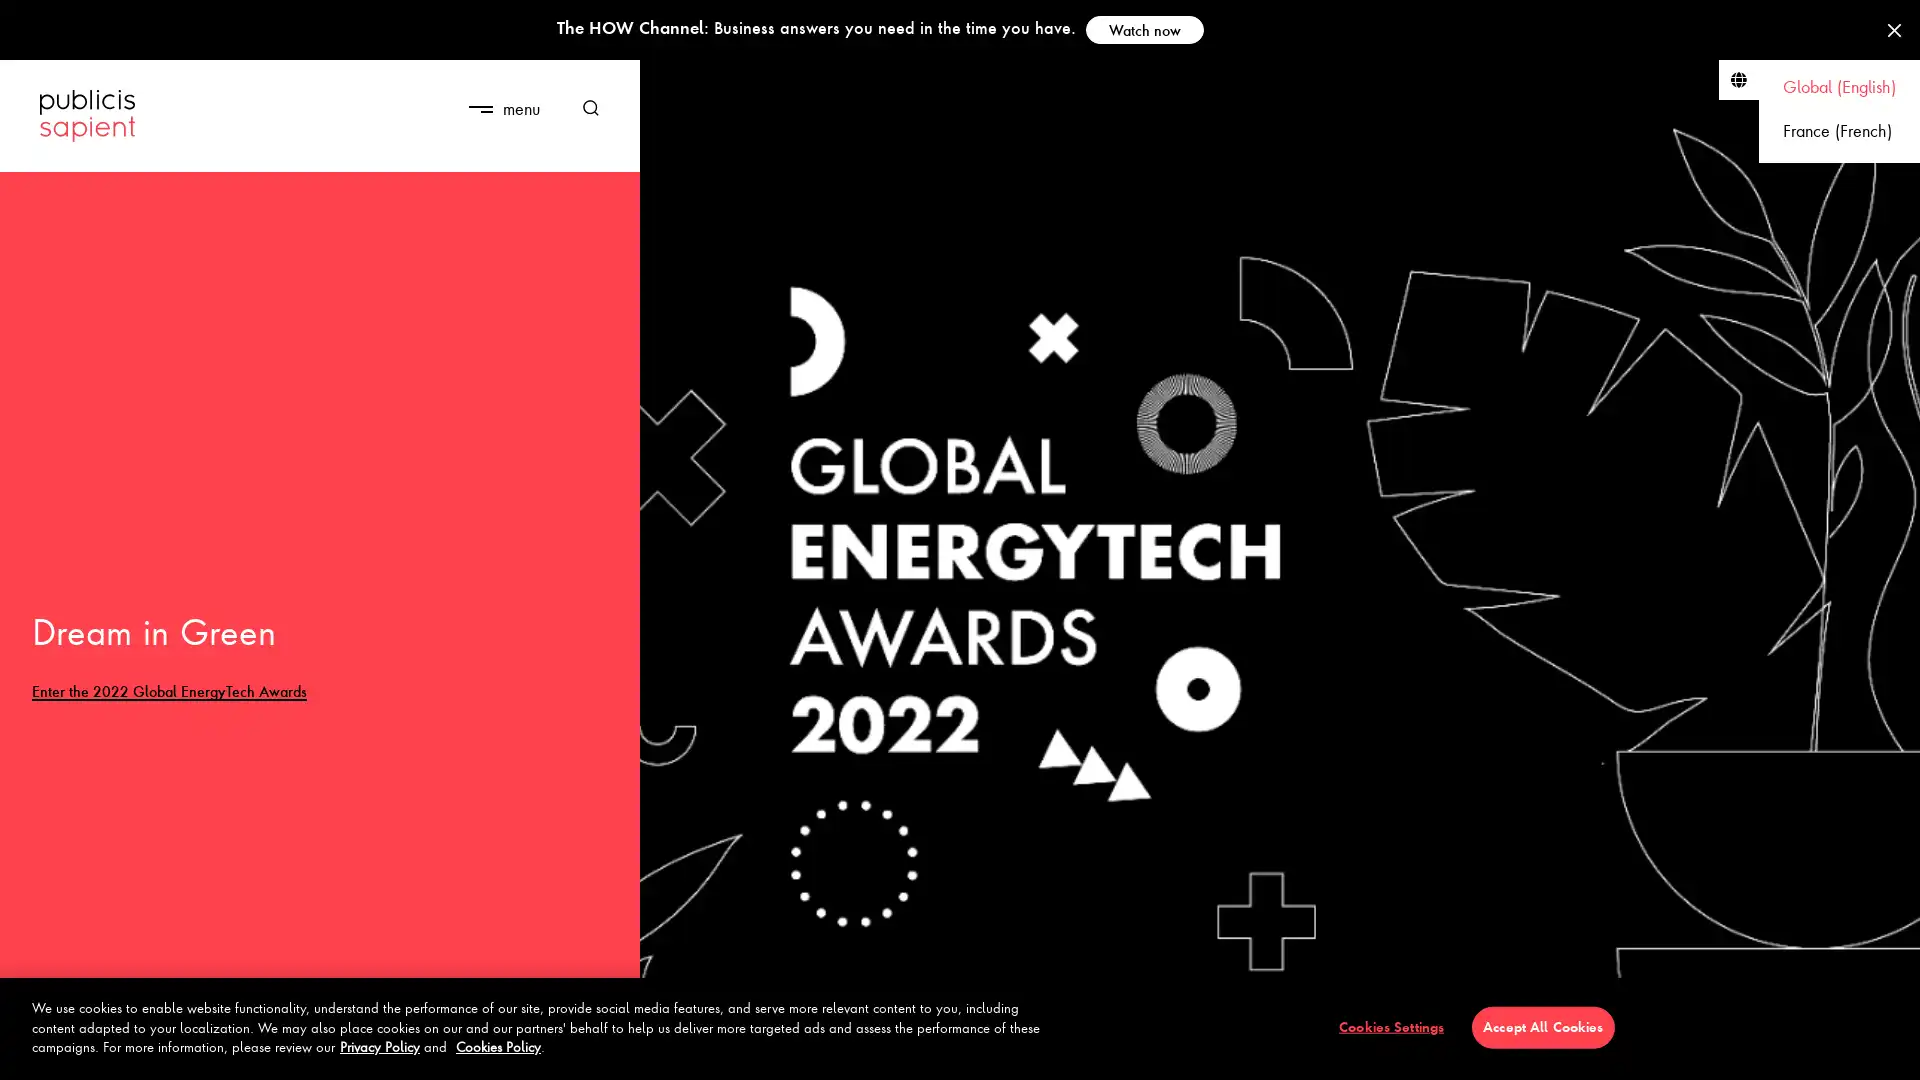 The height and width of the screenshot is (1080, 1920). I want to click on Accept All Cookies, so click(1541, 1026).